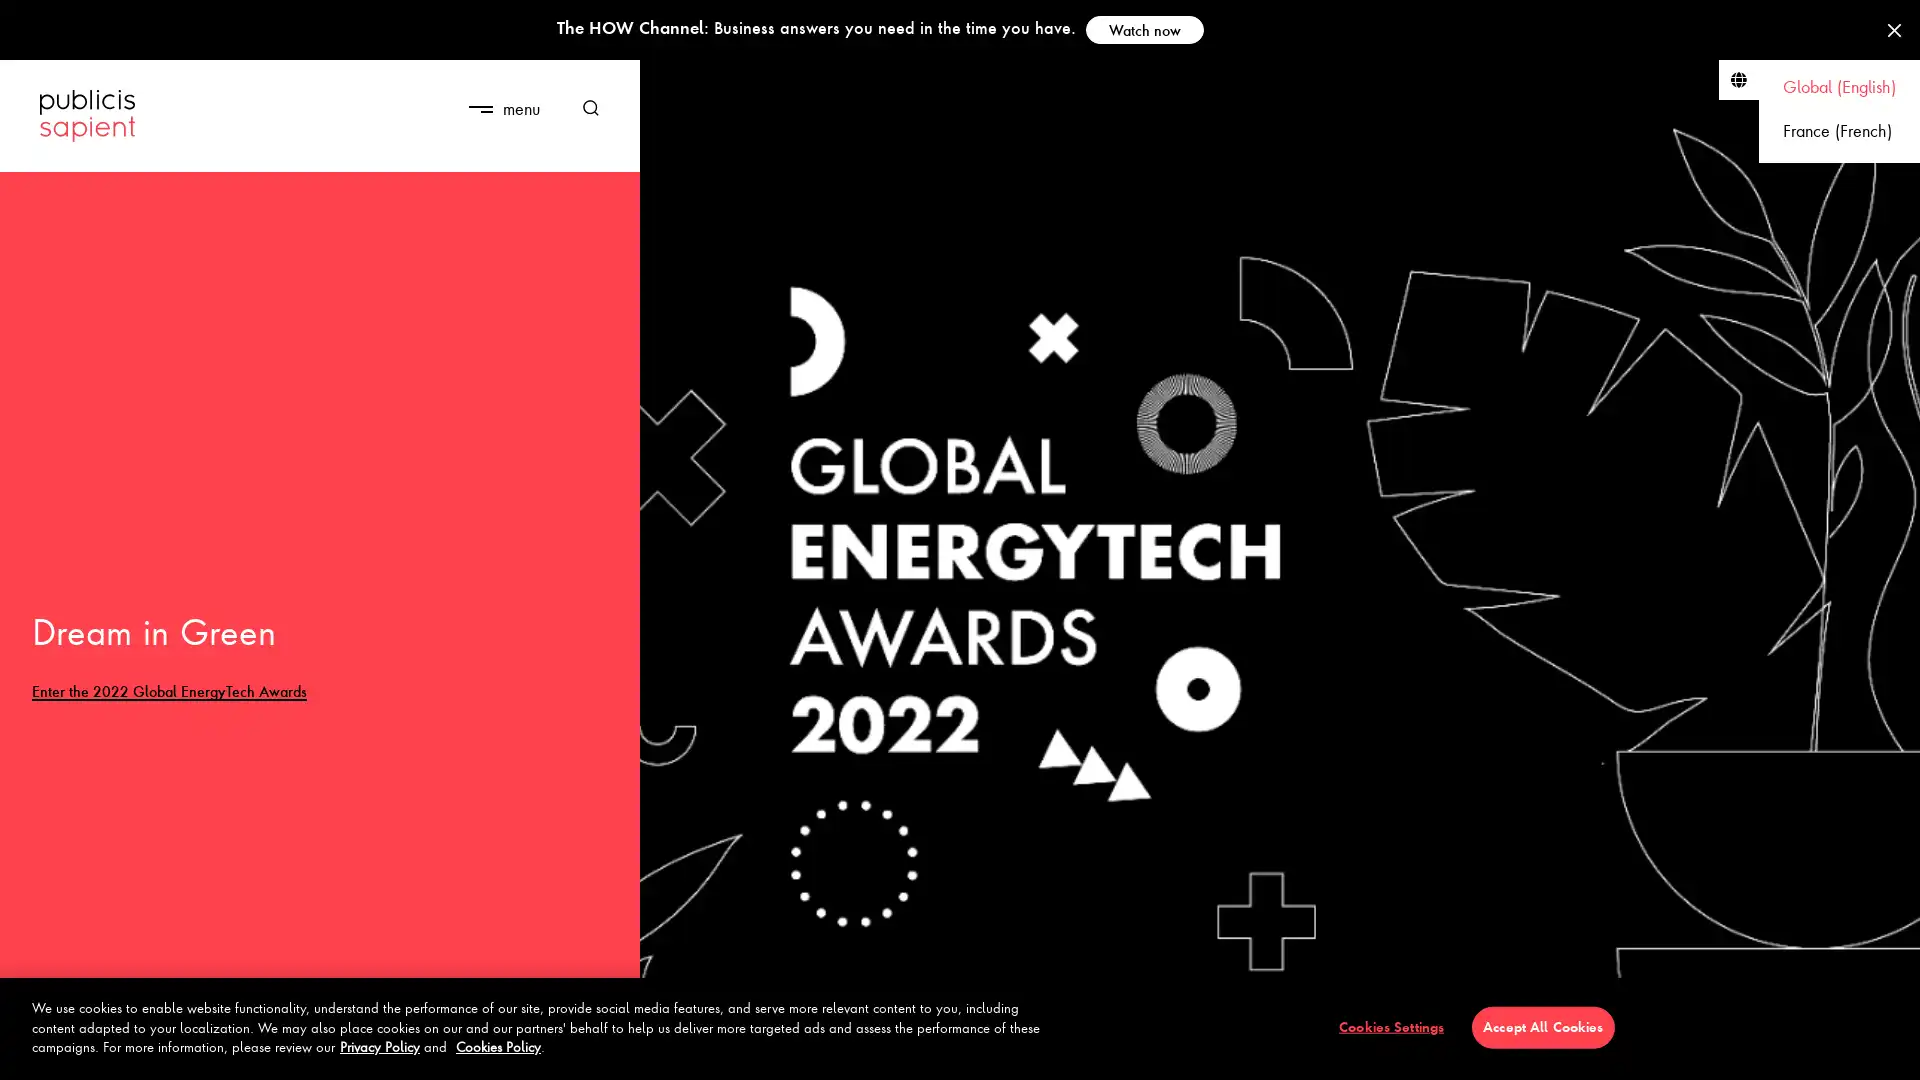 The height and width of the screenshot is (1080, 1920). I want to click on Accept All Cookies, so click(1541, 1026).